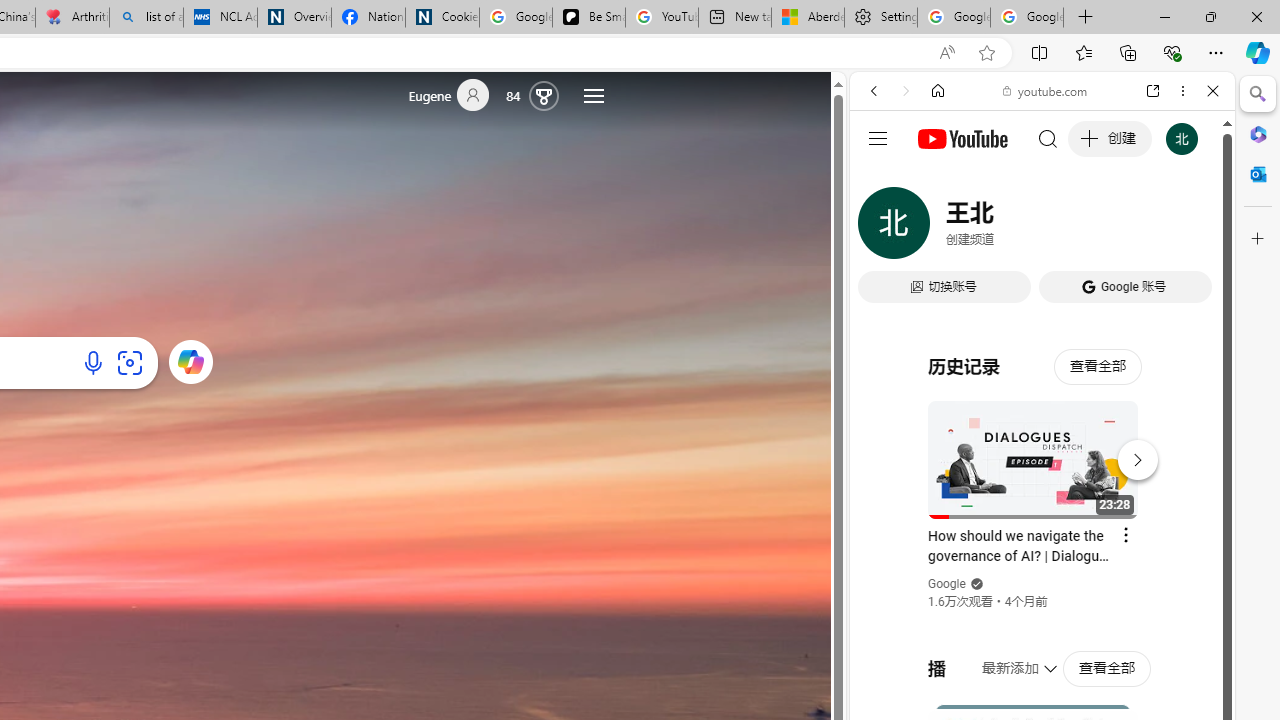 The width and height of the screenshot is (1280, 720). Describe the element at coordinates (92, 362) in the screenshot. I see `'Search using voice'` at that location.